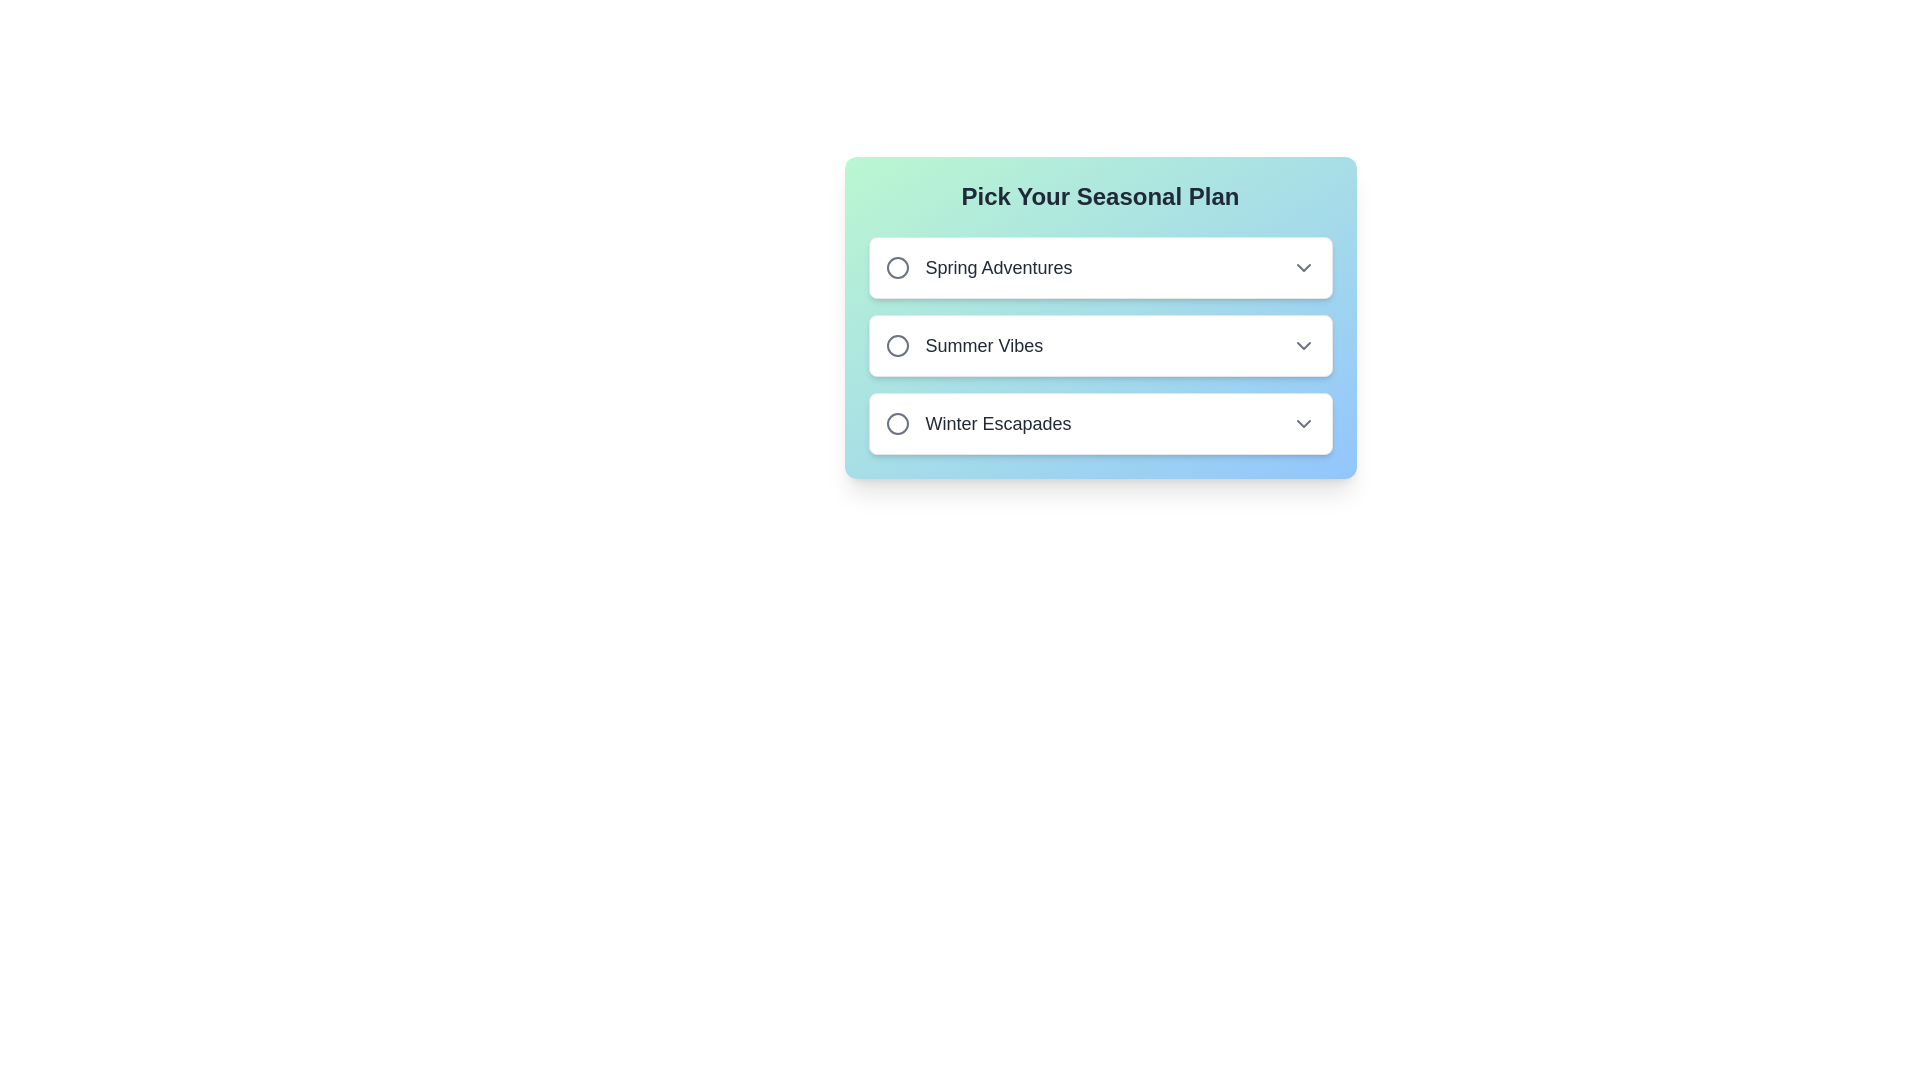 The height and width of the screenshot is (1080, 1920). Describe the element at coordinates (1303, 423) in the screenshot. I see `the Dropdown Indicator Icon associated with 'Winter Escapades'` at that location.